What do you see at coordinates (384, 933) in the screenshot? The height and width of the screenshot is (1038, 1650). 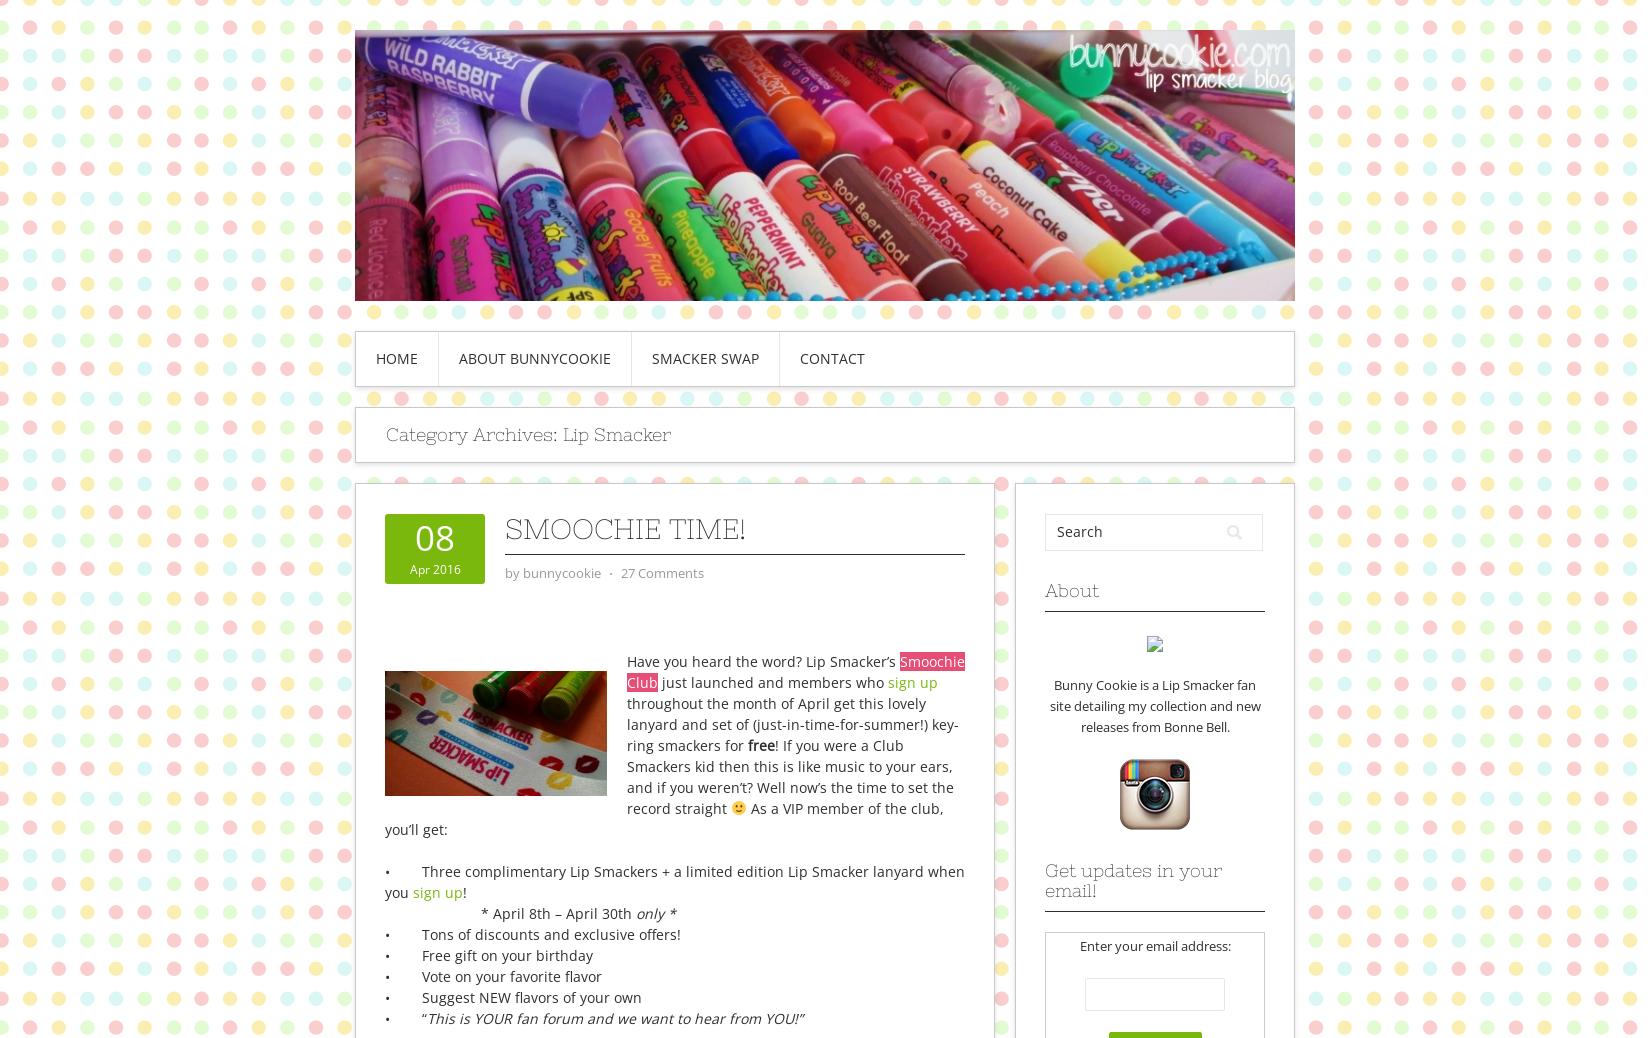 I see `'•        Tons of discounts and exclusive offers!'` at bounding box center [384, 933].